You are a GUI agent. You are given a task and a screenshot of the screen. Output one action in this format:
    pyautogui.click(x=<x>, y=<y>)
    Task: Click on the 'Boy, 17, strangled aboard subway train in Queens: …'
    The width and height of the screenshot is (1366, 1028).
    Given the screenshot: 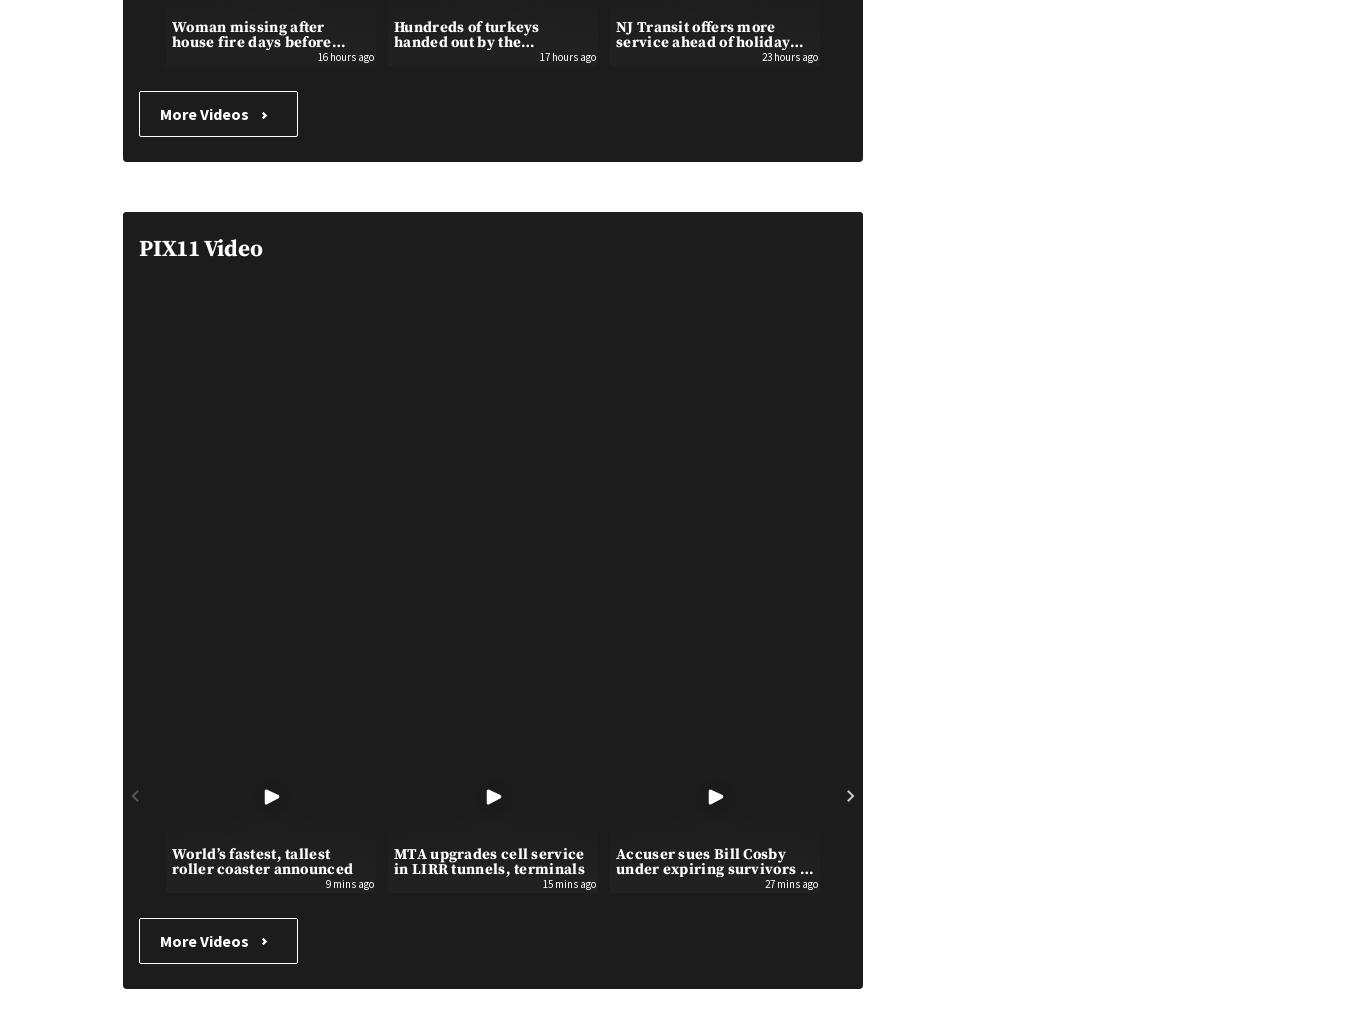 What is the action you would take?
    pyautogui.click(x=837, y=859)
    